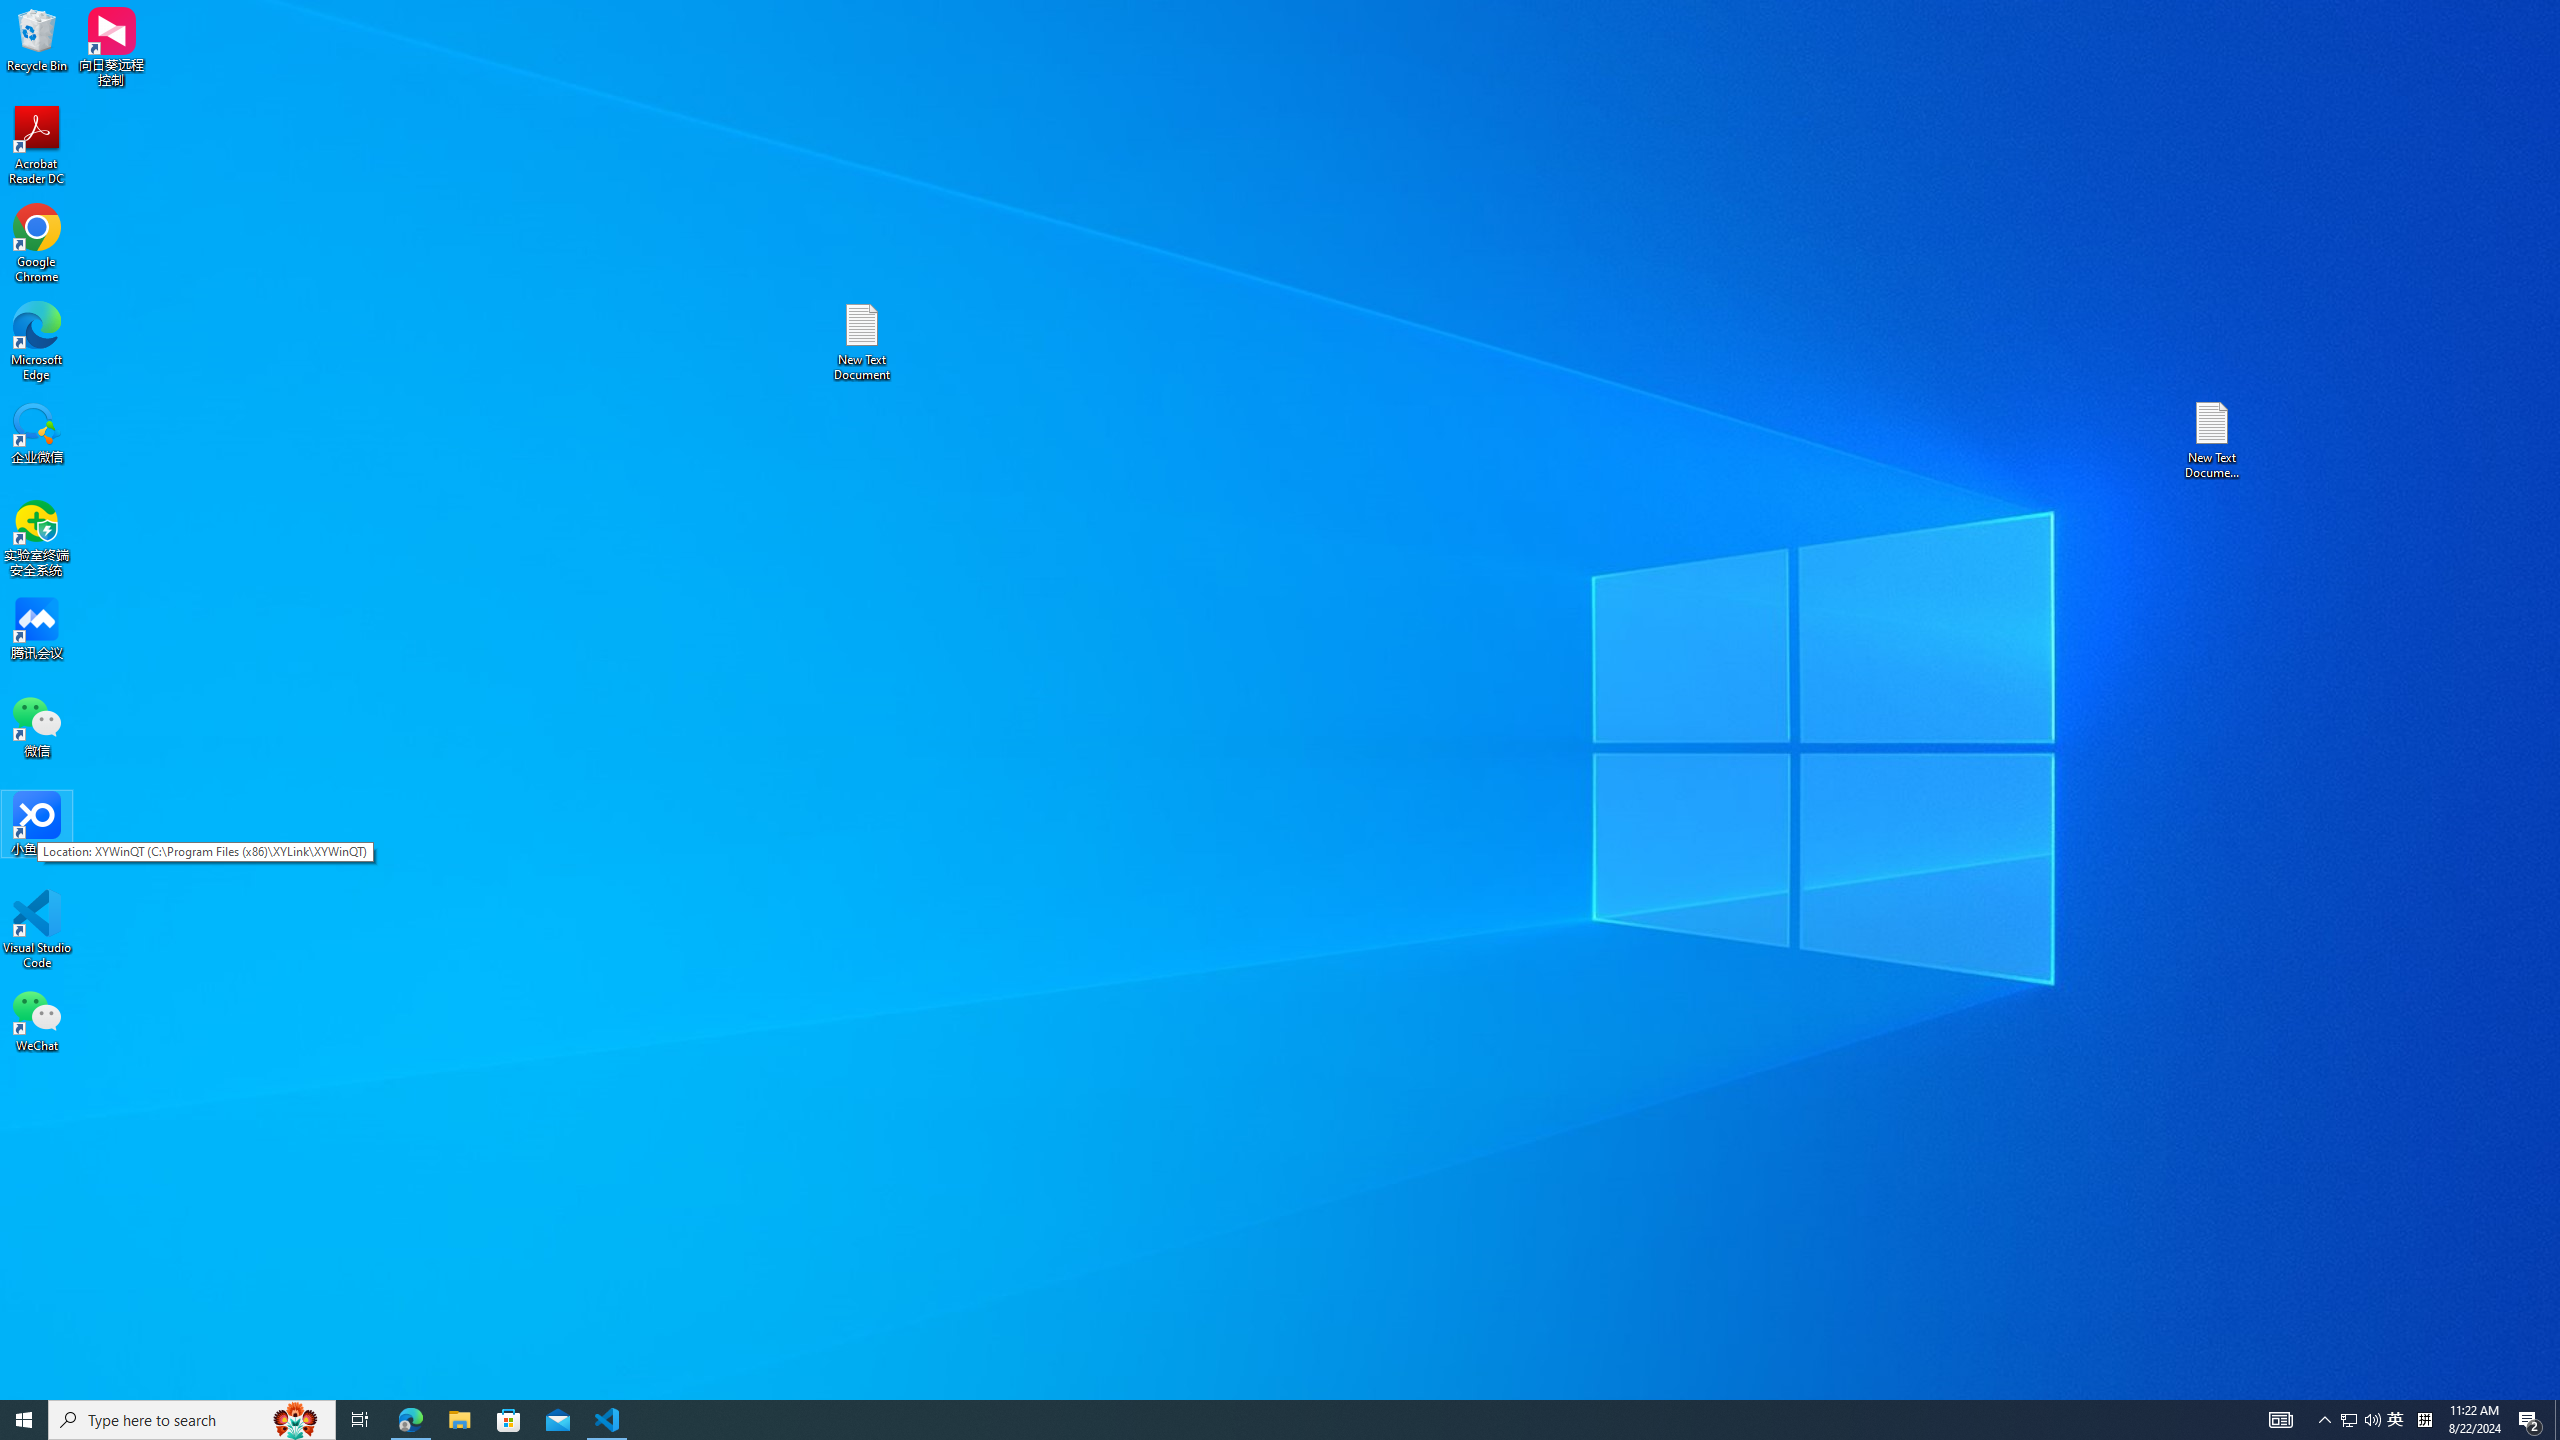 This screenshot has width=2560, height=1440. I want to click on 'Acrobat Reader DC', so click(36, 145).